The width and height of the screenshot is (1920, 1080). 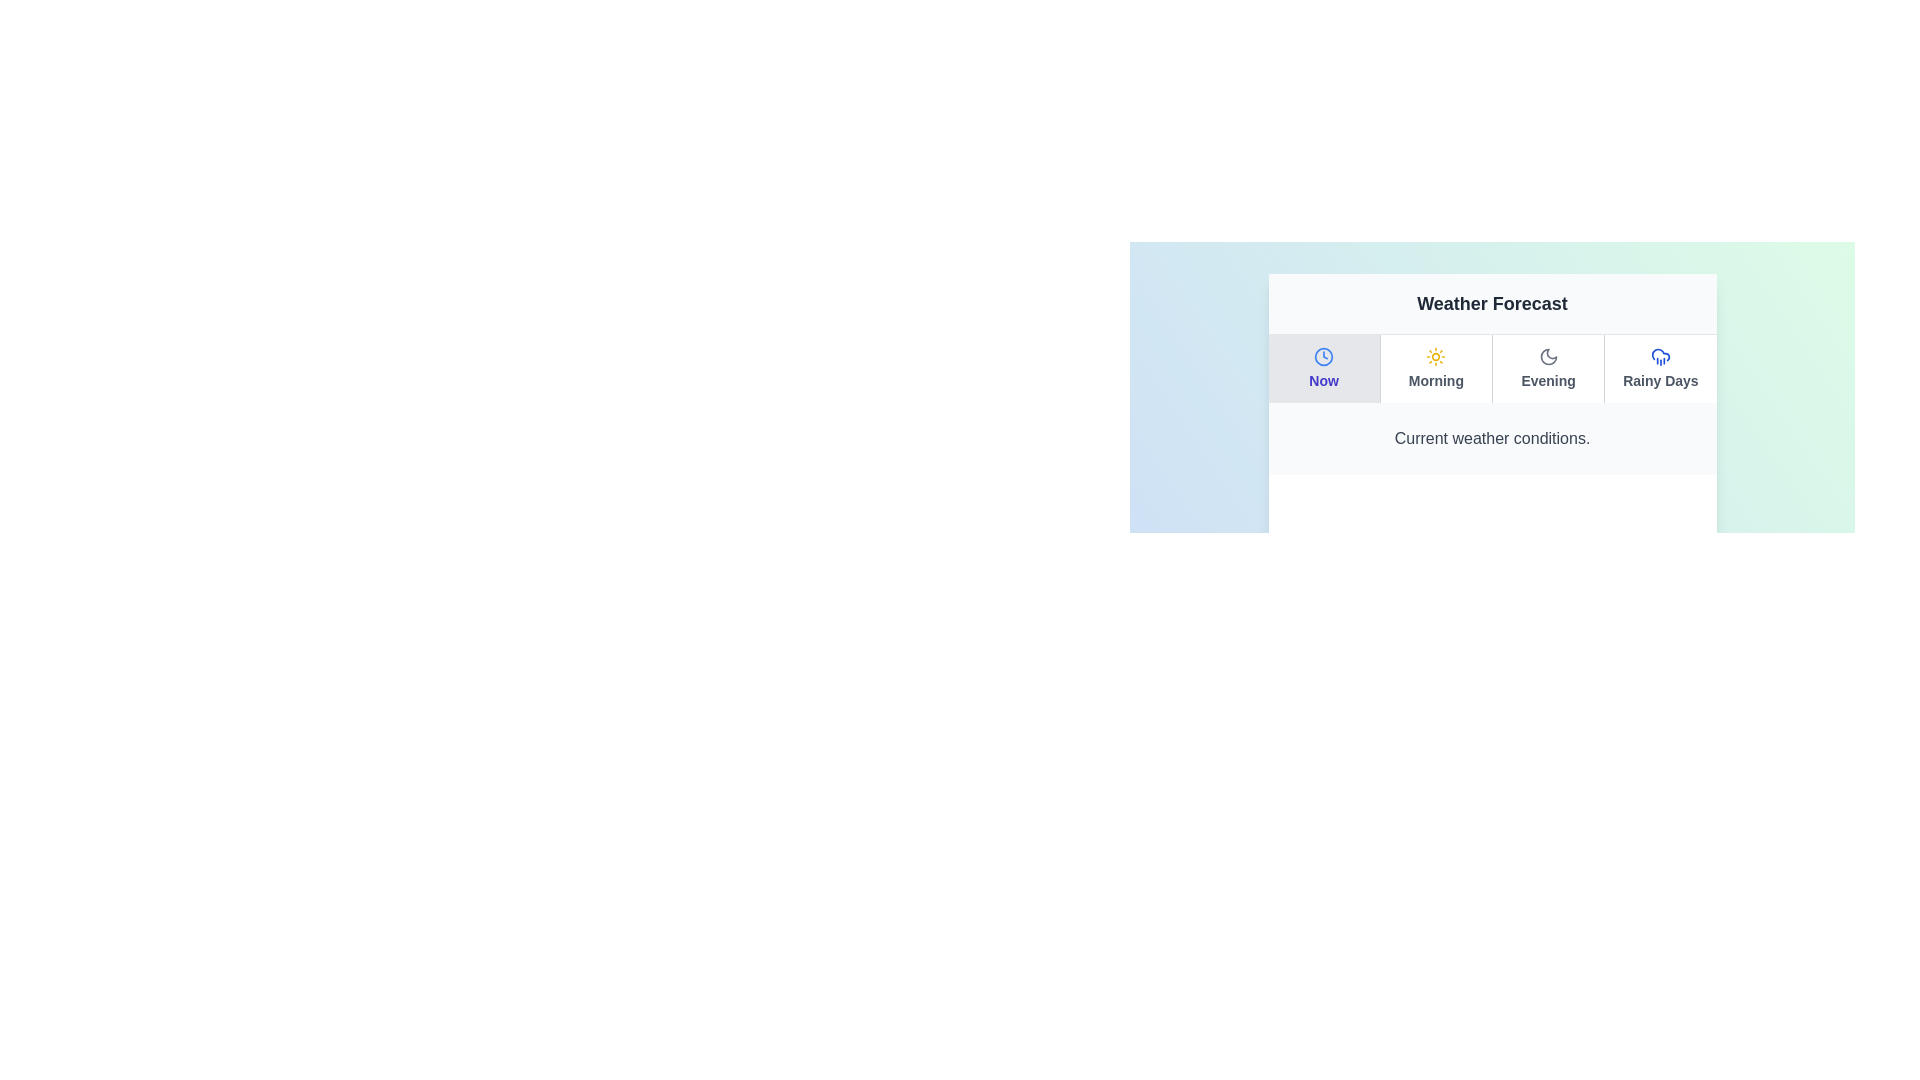 What do you see at coordinates (1324, 369) in the screenshot?
I see `the 'Now' button located at the top left corner of a row of buttons labeled 'Now', 'Morning', 'Evening', and 'Rainy Days'` at bounding box center [1324, 369].